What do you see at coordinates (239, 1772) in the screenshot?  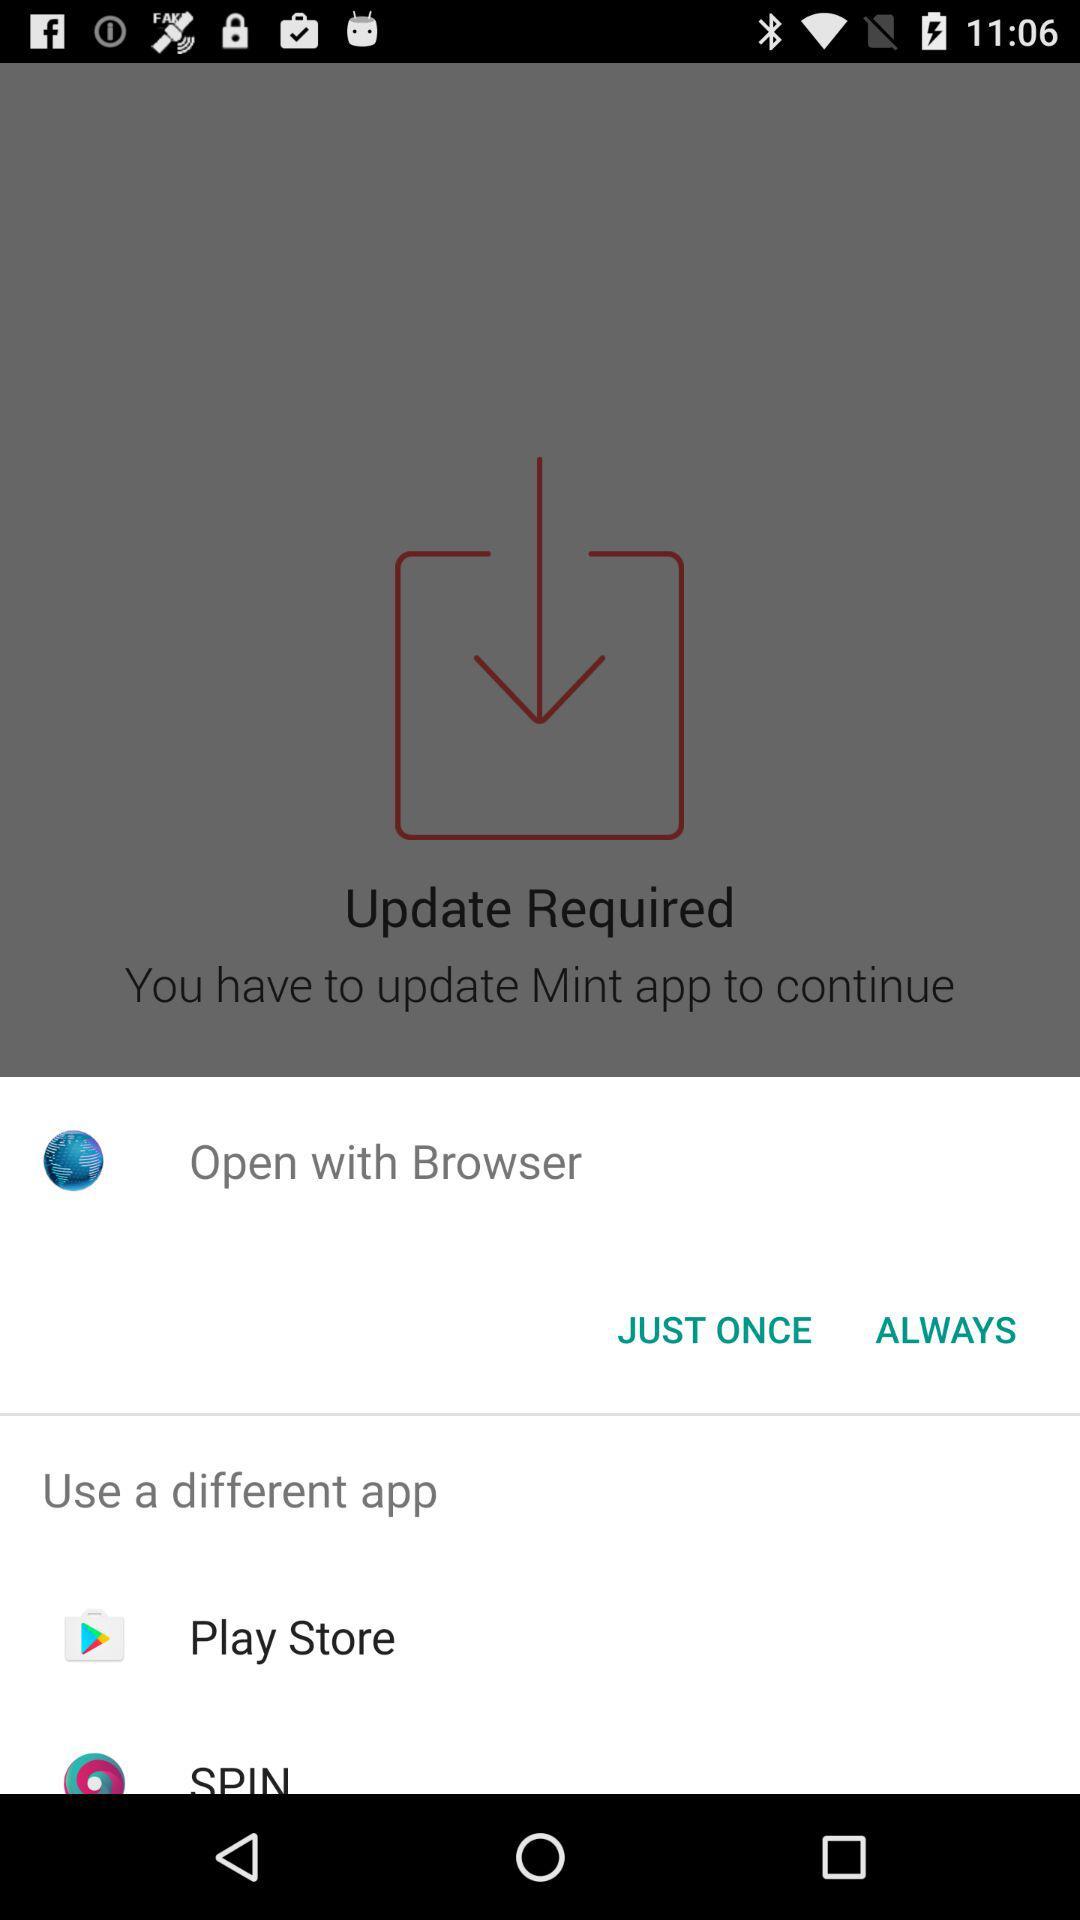 I see `the spin` at bounding box center [239, 1772].